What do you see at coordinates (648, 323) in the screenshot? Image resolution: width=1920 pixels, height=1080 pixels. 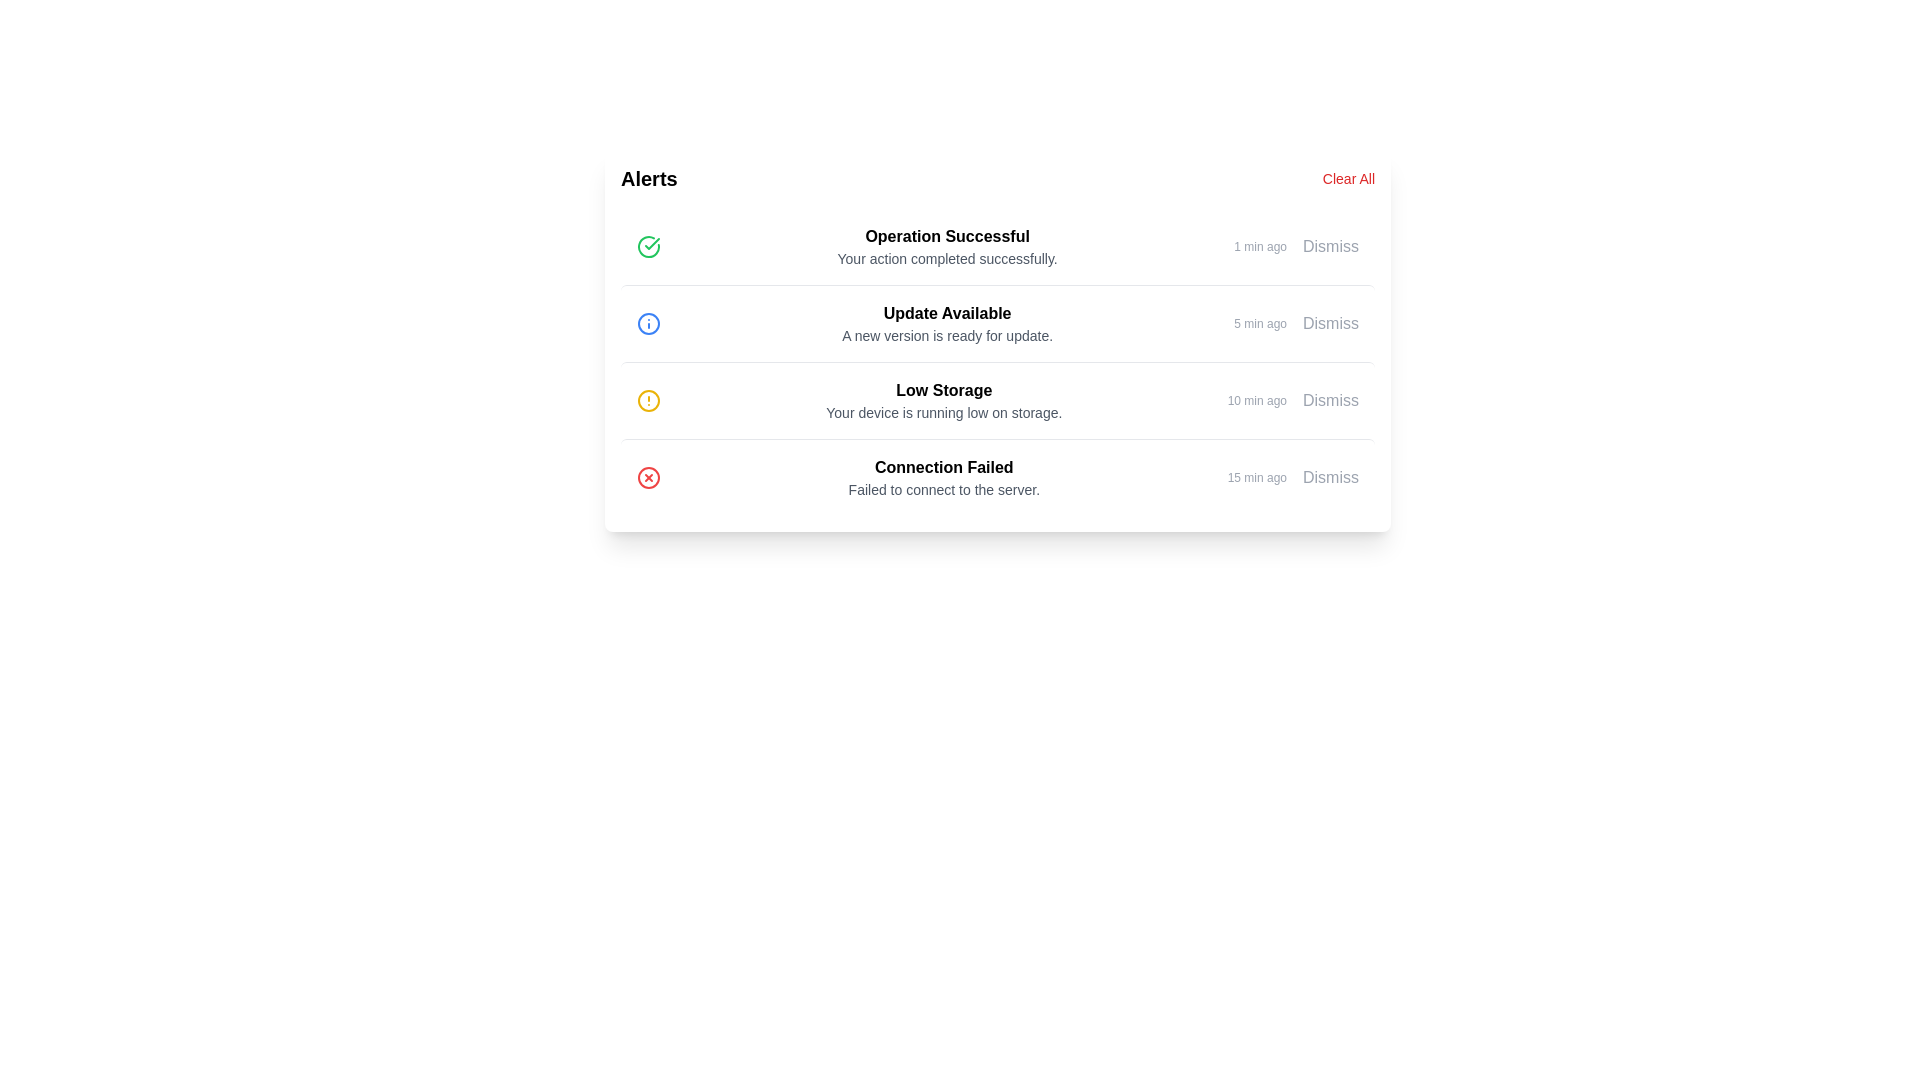 I see `the decorative SVG circle element associated with the 'Update Available' notification located in the second row of the 'Alerts' section` at bounding box center [648, 323].